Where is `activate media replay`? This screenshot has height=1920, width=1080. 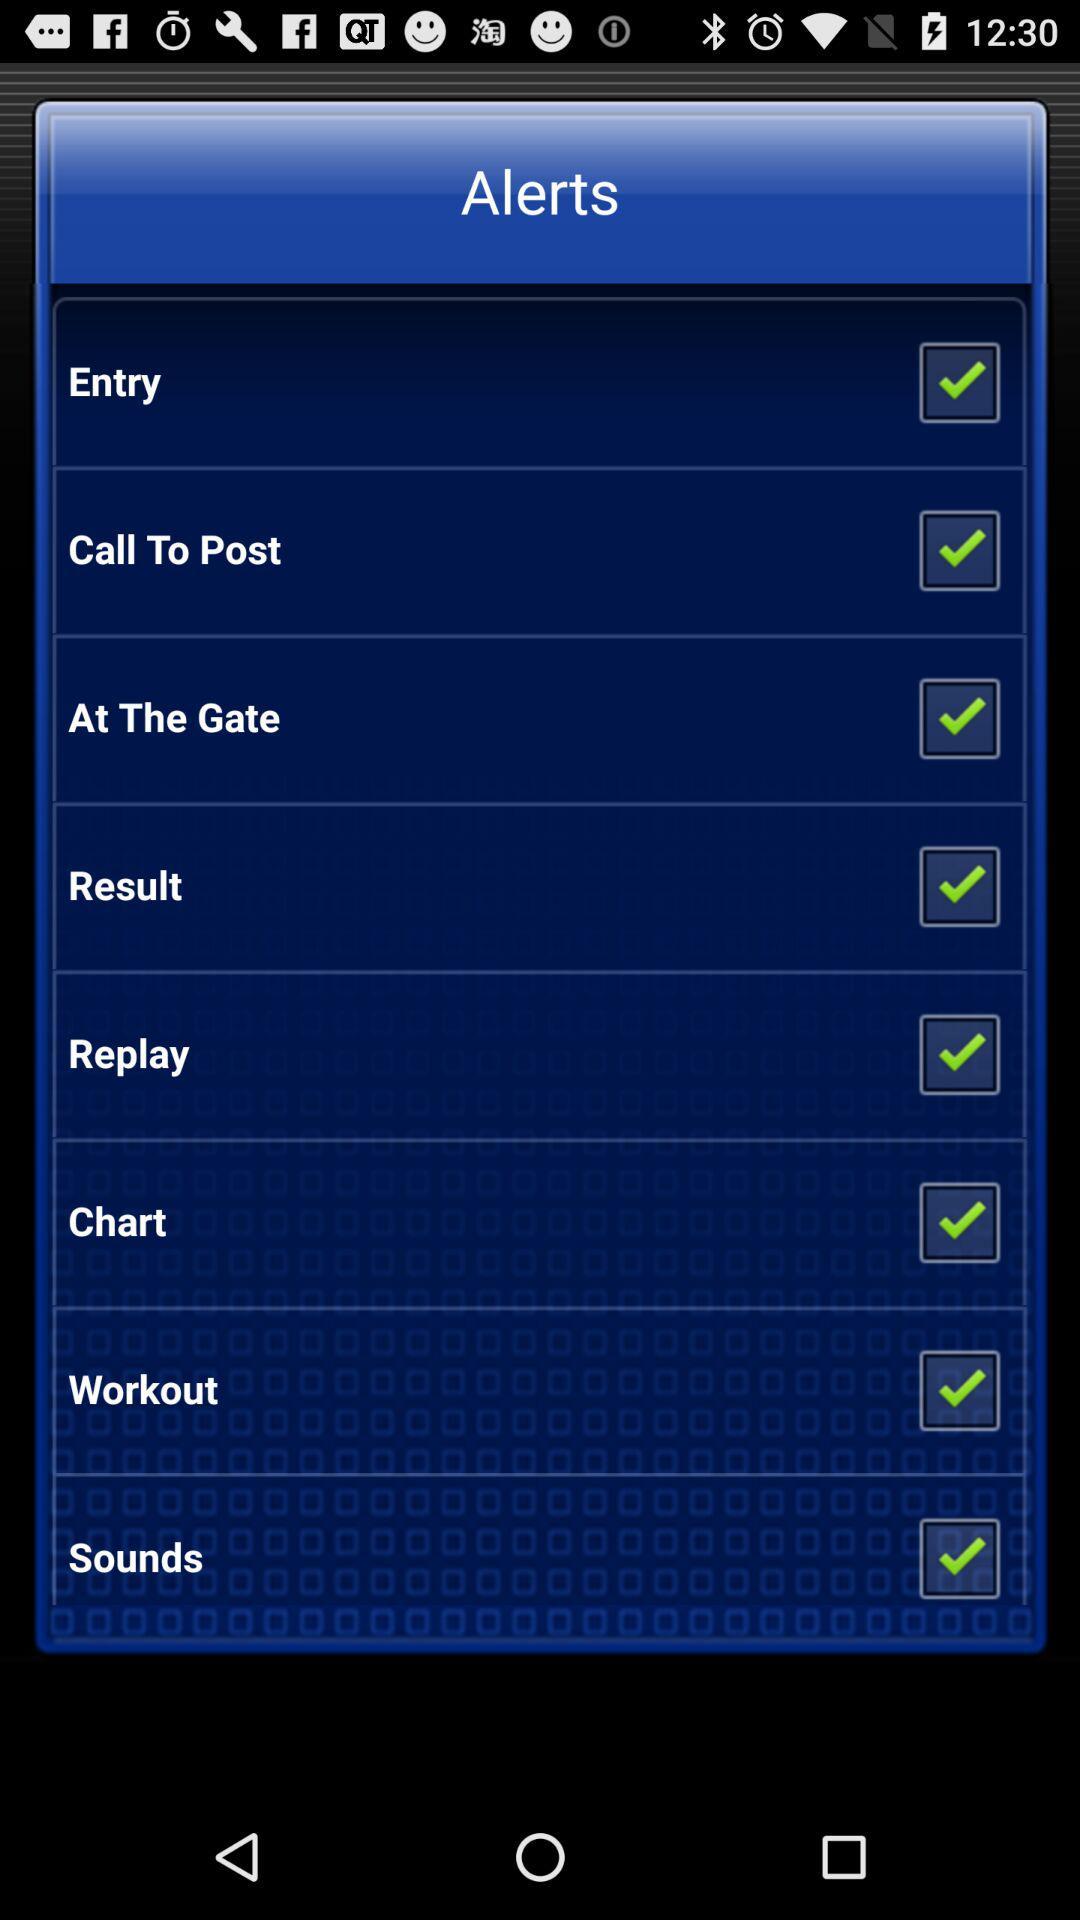
activate media replay is located at coordinates (957, 1051).